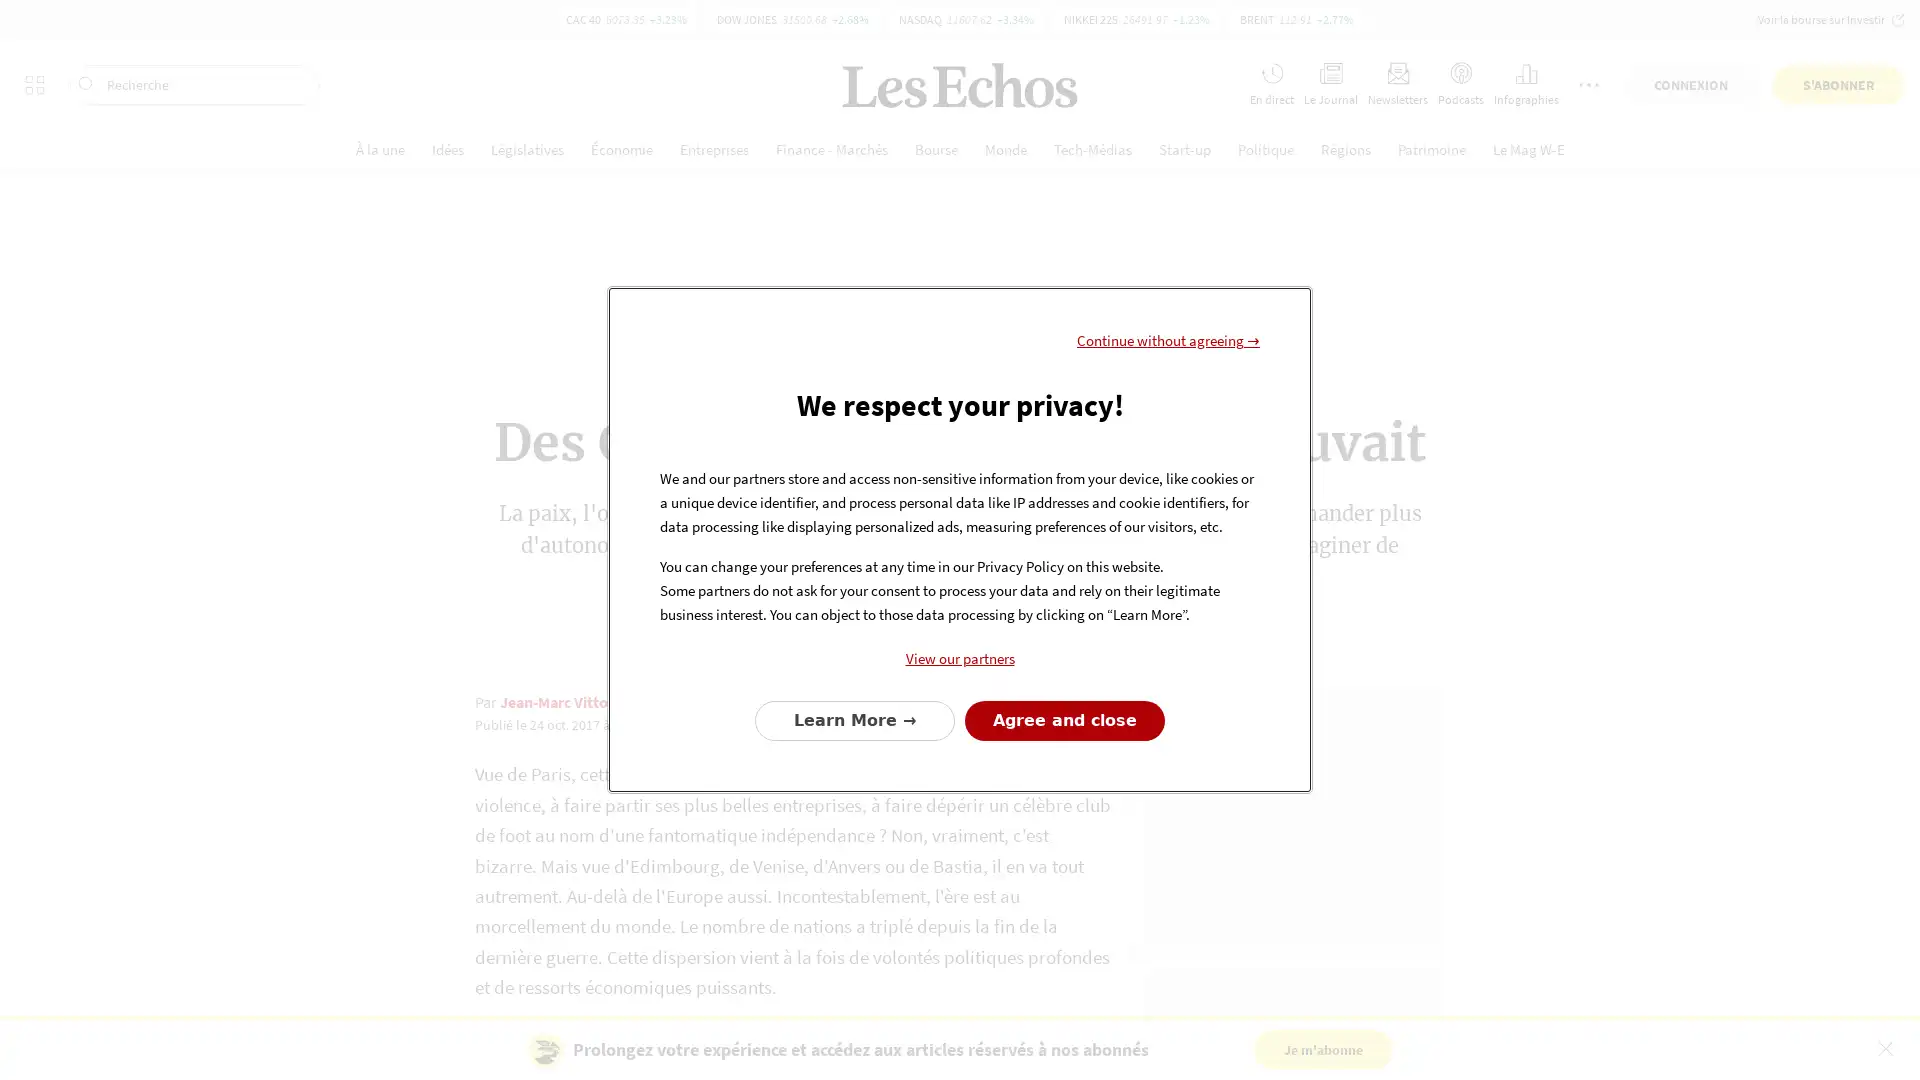 This screenshot has width=1920, height=1080. I want to click on Commenter, so click(890, 639).